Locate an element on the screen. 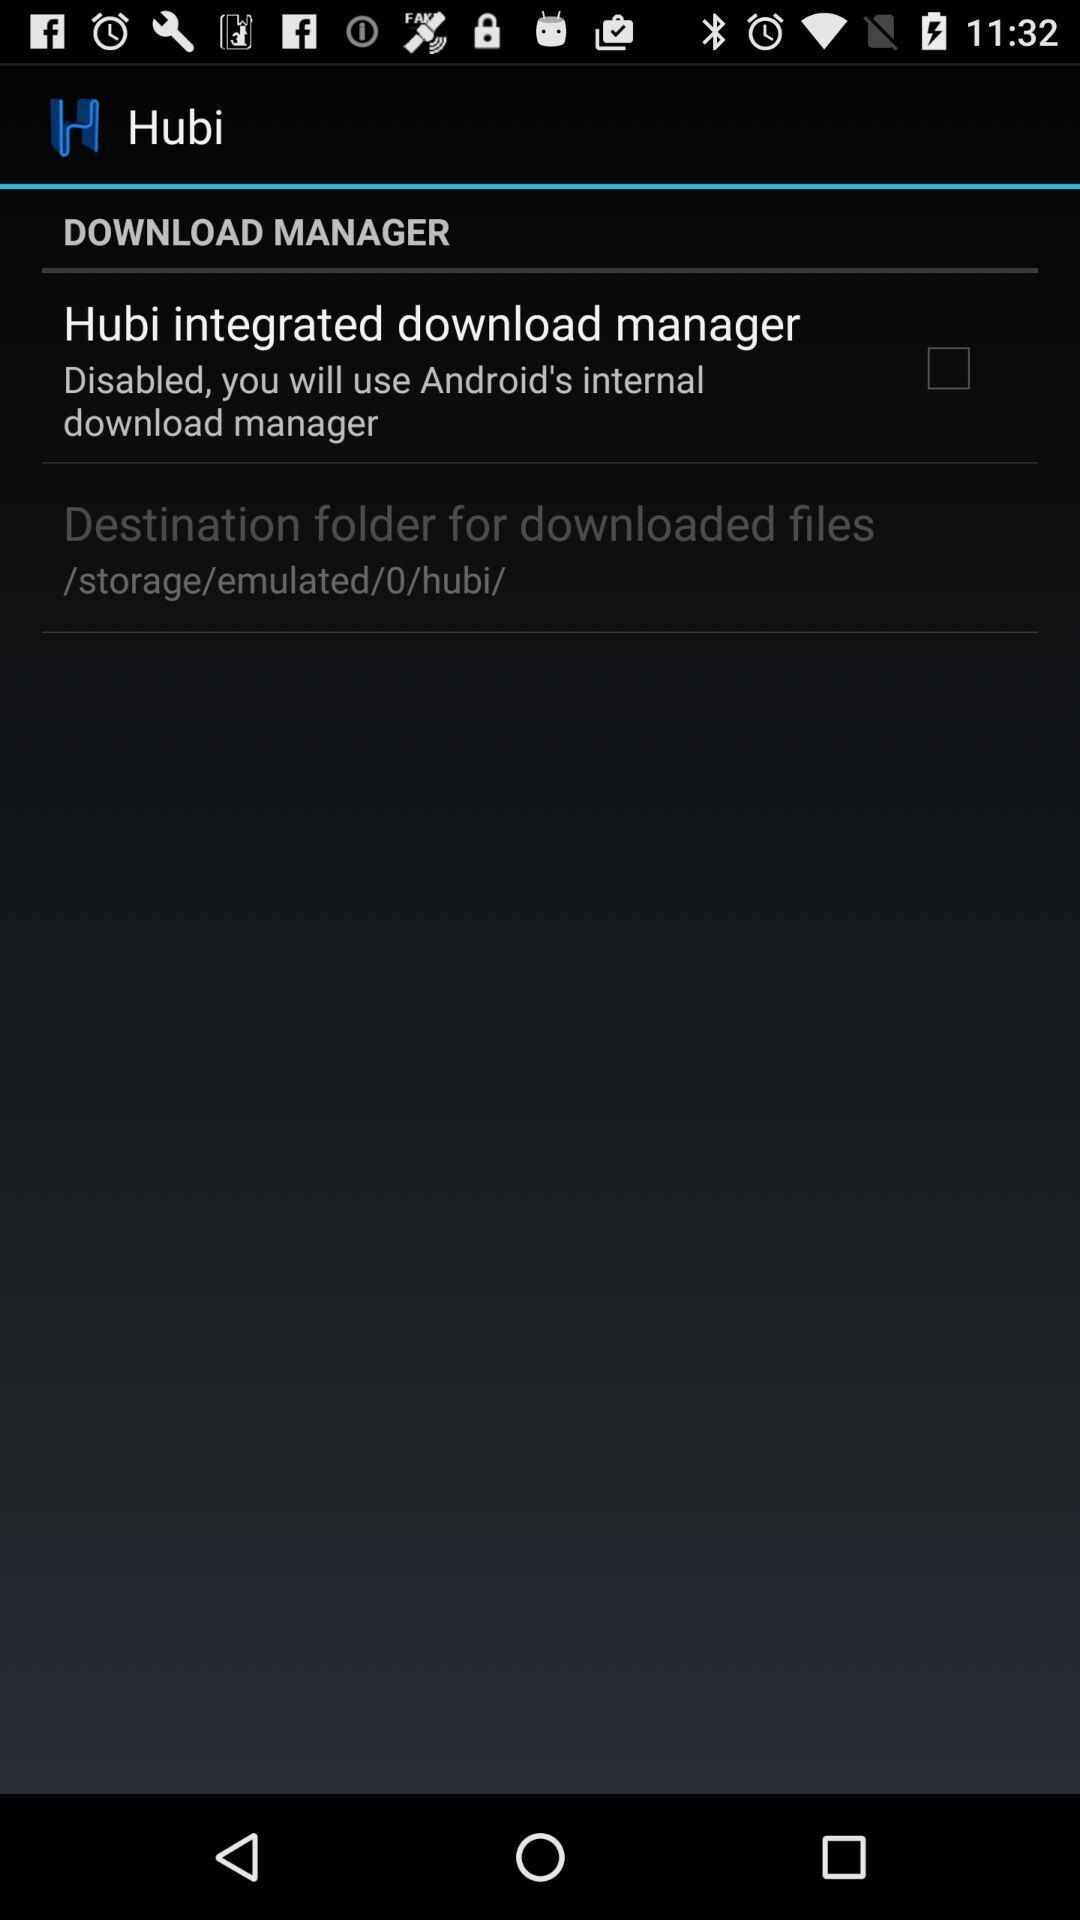  the hubi integrated download is located at coordinates (430, 322).